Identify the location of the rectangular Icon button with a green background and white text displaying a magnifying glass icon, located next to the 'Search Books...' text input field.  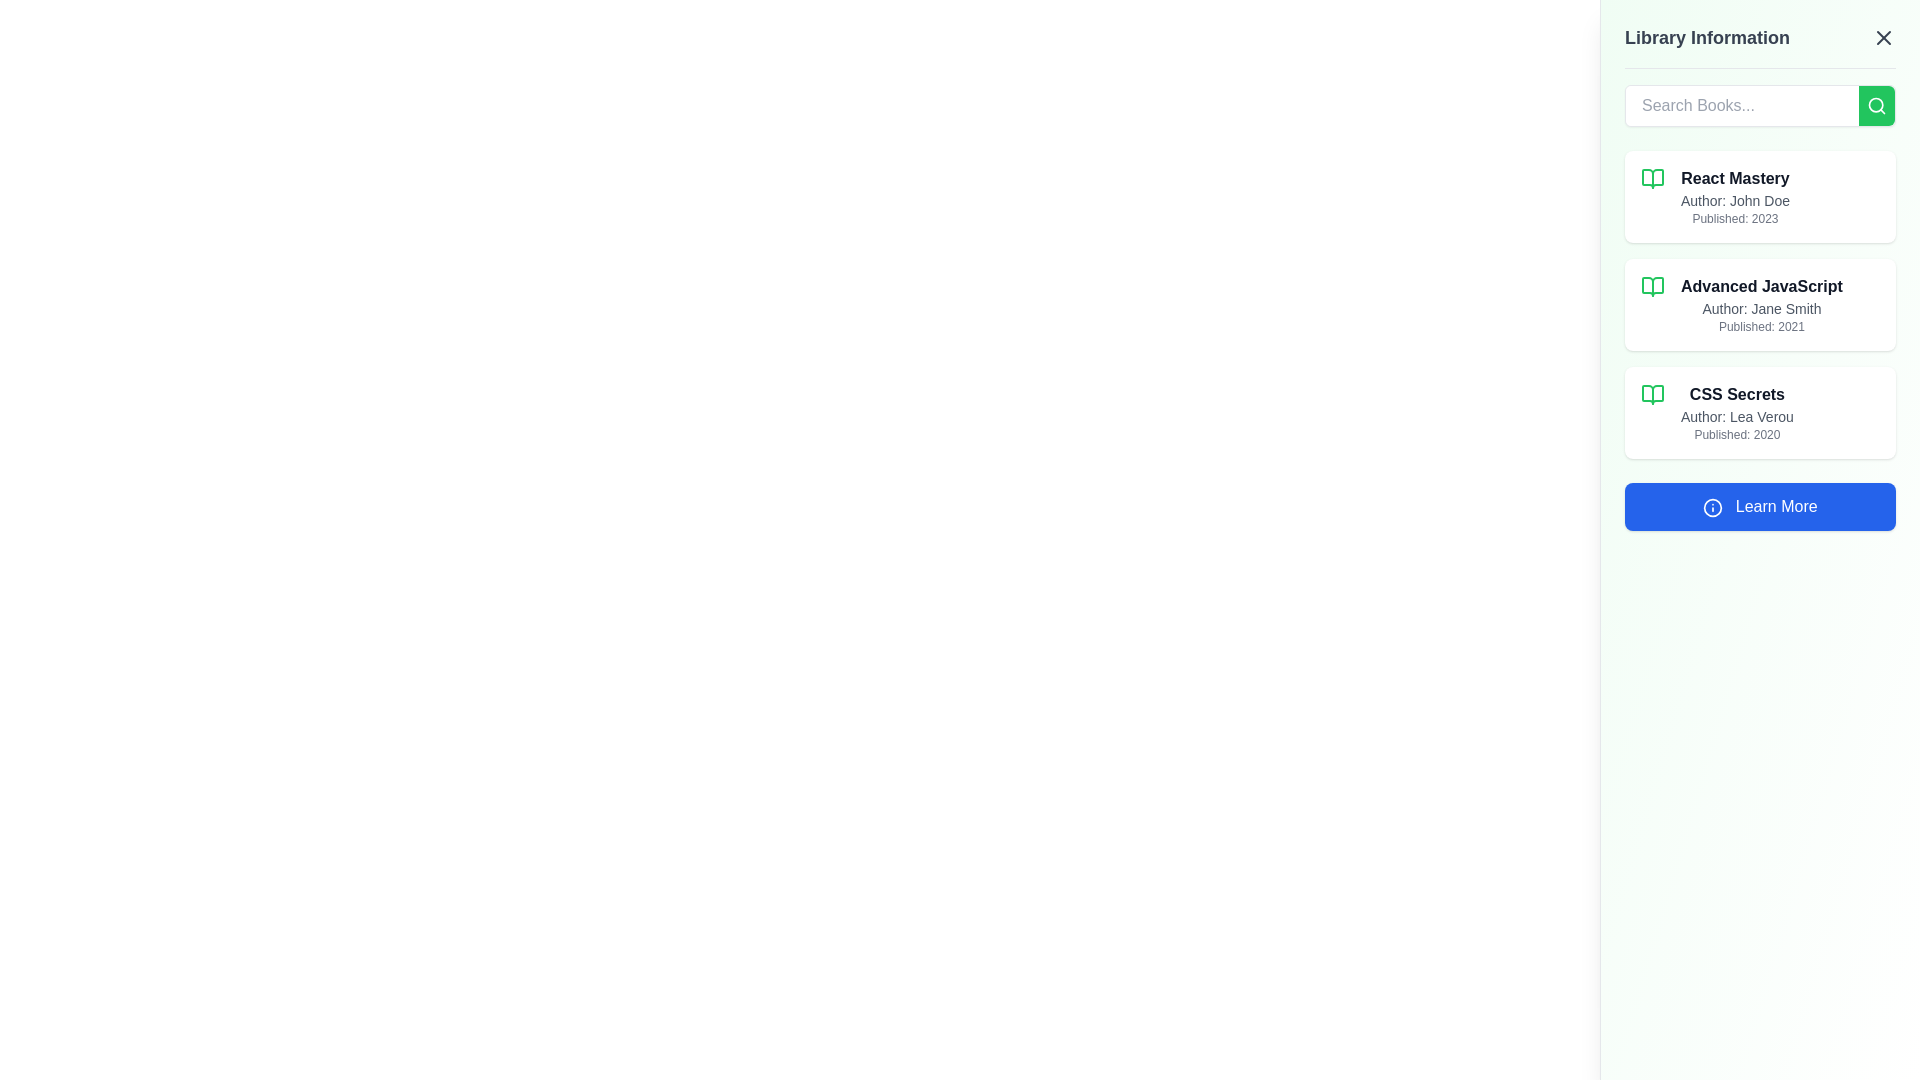
(1875, 105).